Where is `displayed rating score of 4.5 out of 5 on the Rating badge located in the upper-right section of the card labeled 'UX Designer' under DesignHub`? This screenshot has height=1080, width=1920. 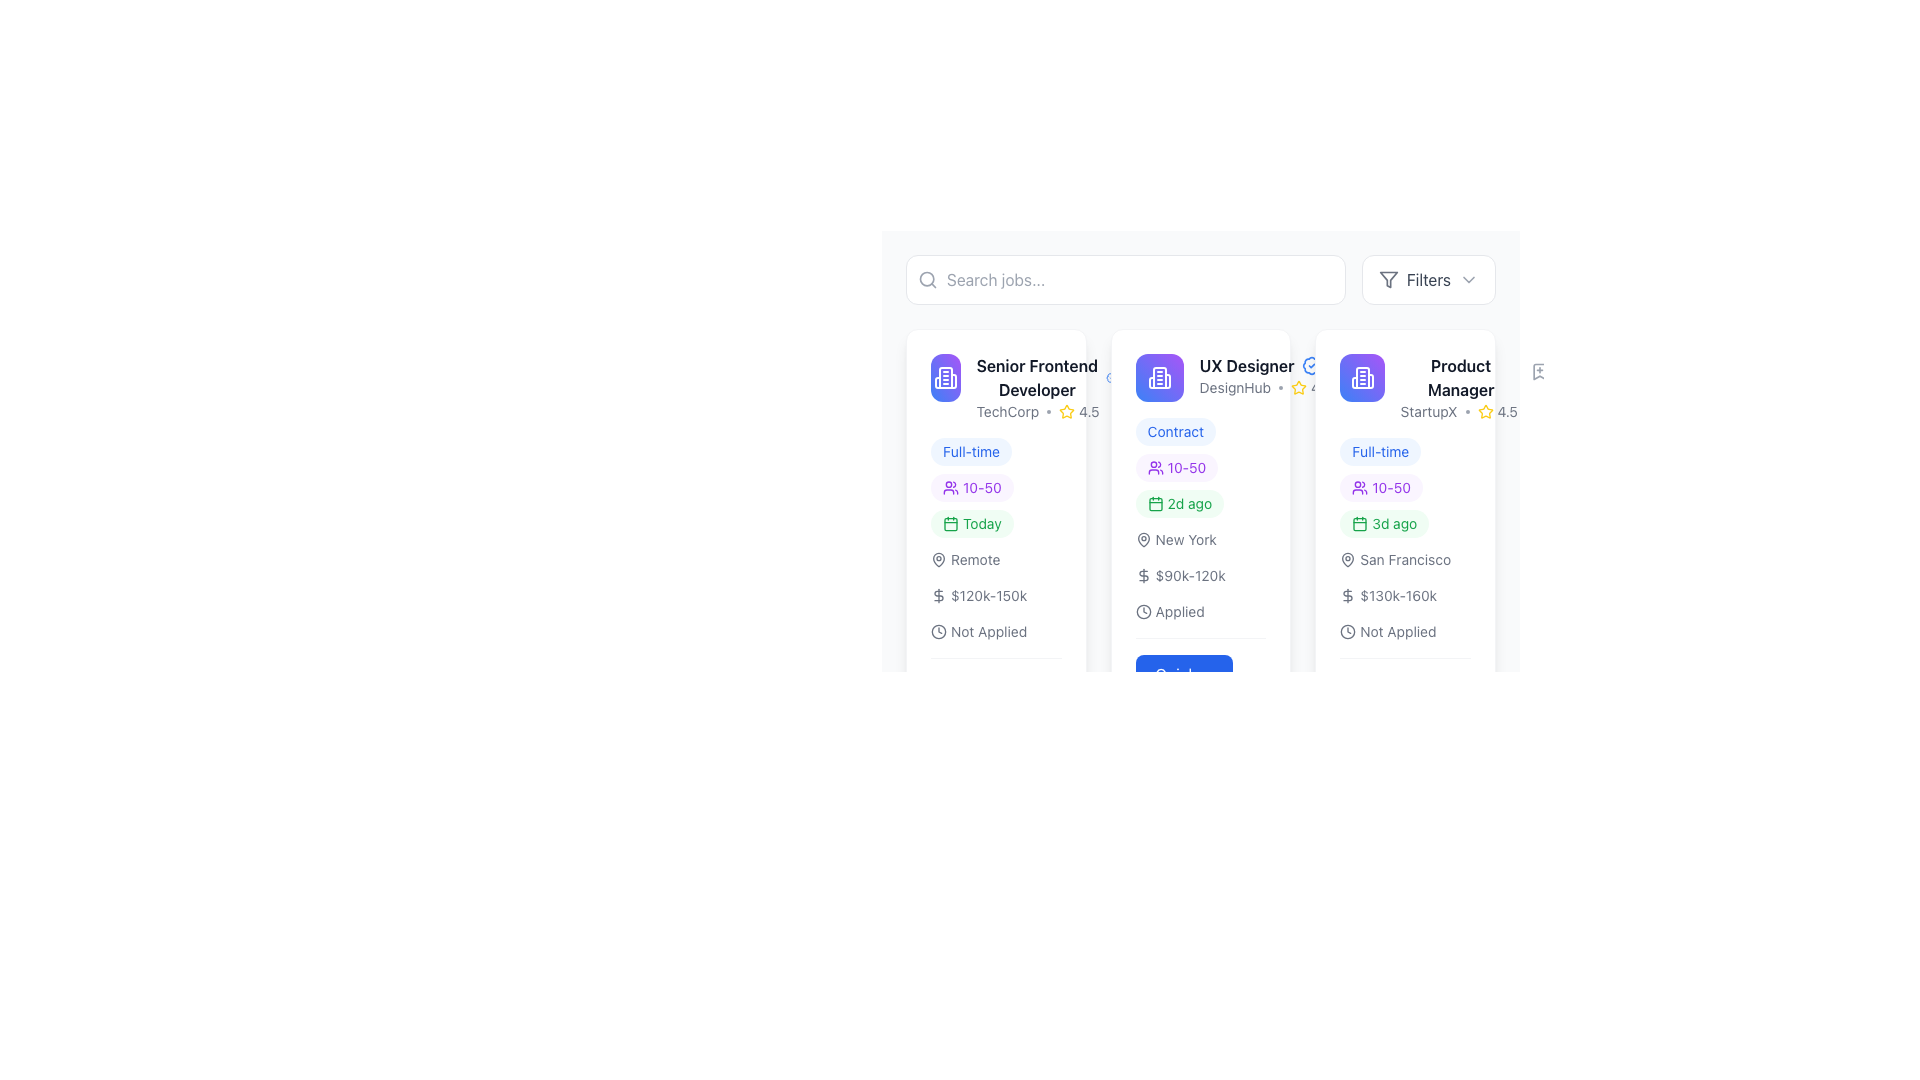 displayed rating score of 4.5 out of 5 on the Rating badge located in the upper-right section of the card labeled 'UX Designer' under DesignHub is located at coordinates (1311, 388).